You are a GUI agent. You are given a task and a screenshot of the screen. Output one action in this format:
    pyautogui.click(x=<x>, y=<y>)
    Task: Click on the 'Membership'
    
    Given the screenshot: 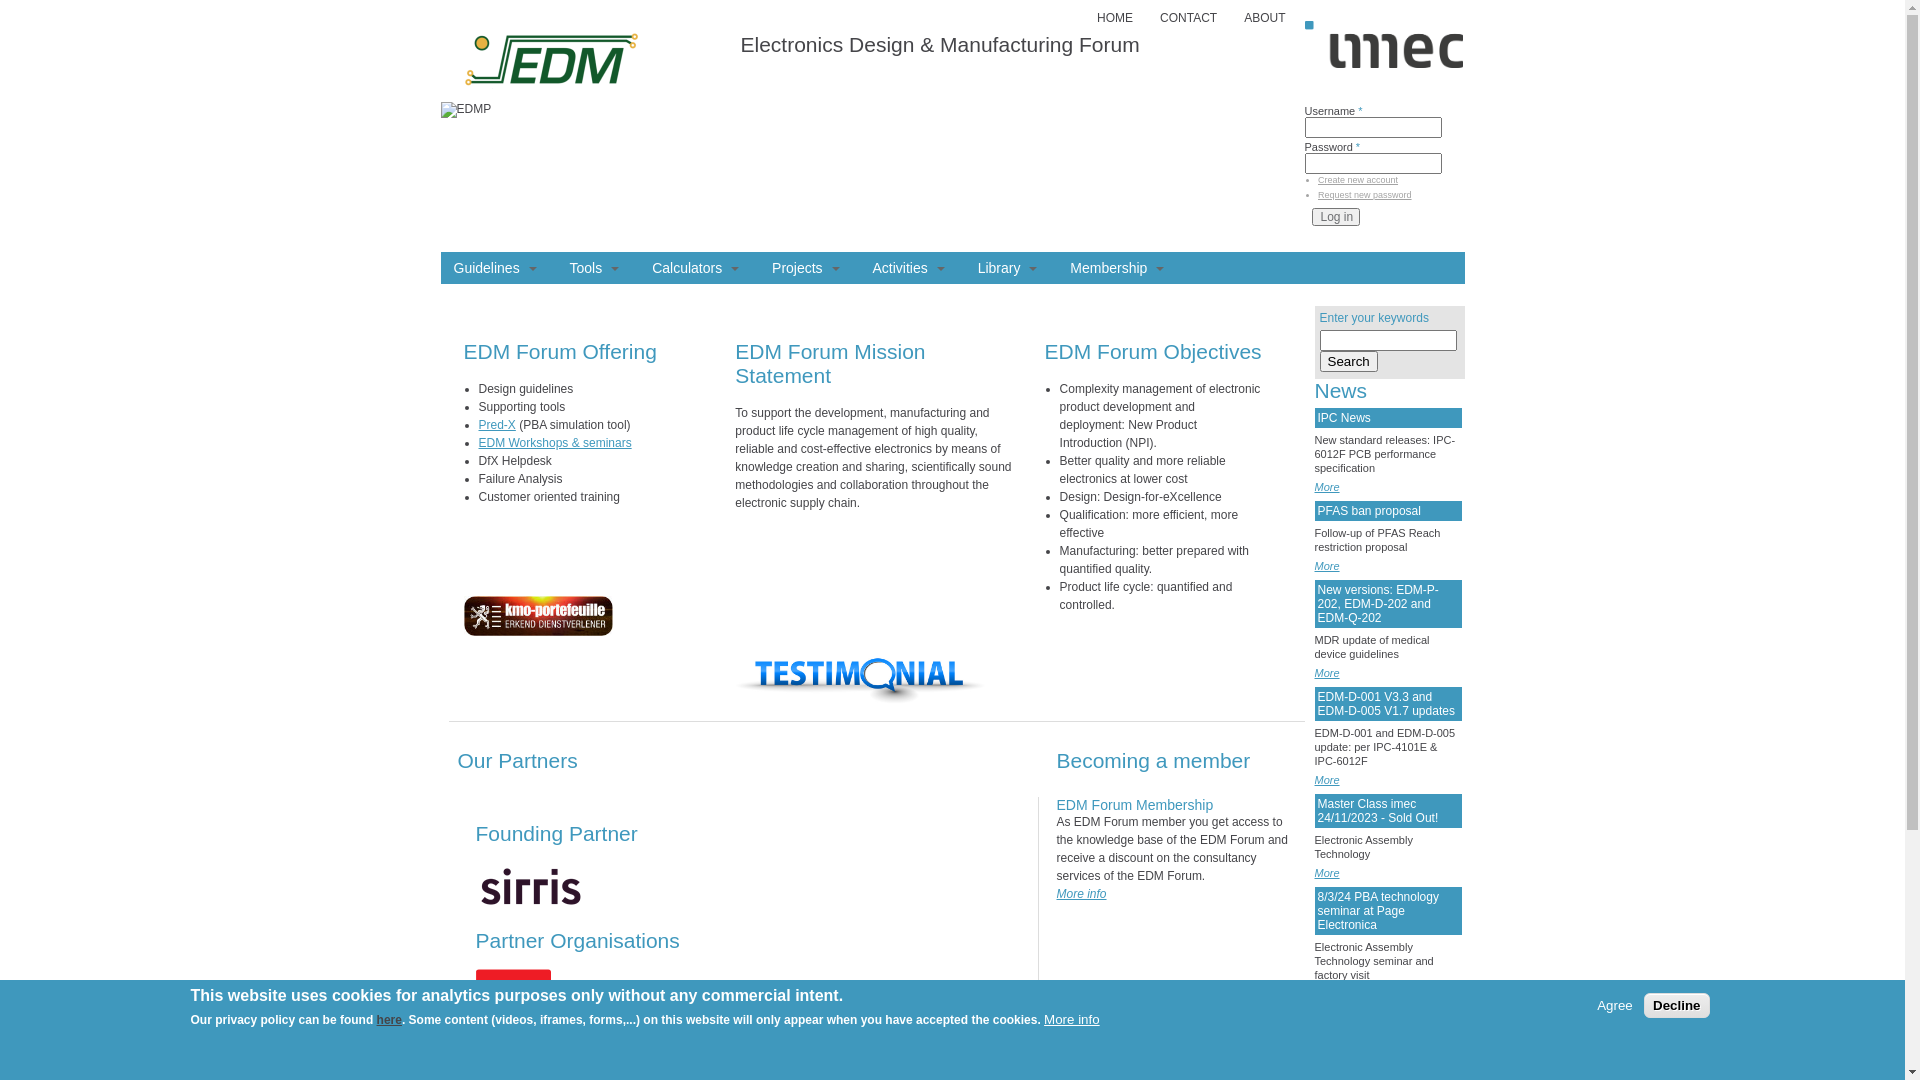 What is the action you would take?
    pyautogui.click(x=1116, y=266)
    